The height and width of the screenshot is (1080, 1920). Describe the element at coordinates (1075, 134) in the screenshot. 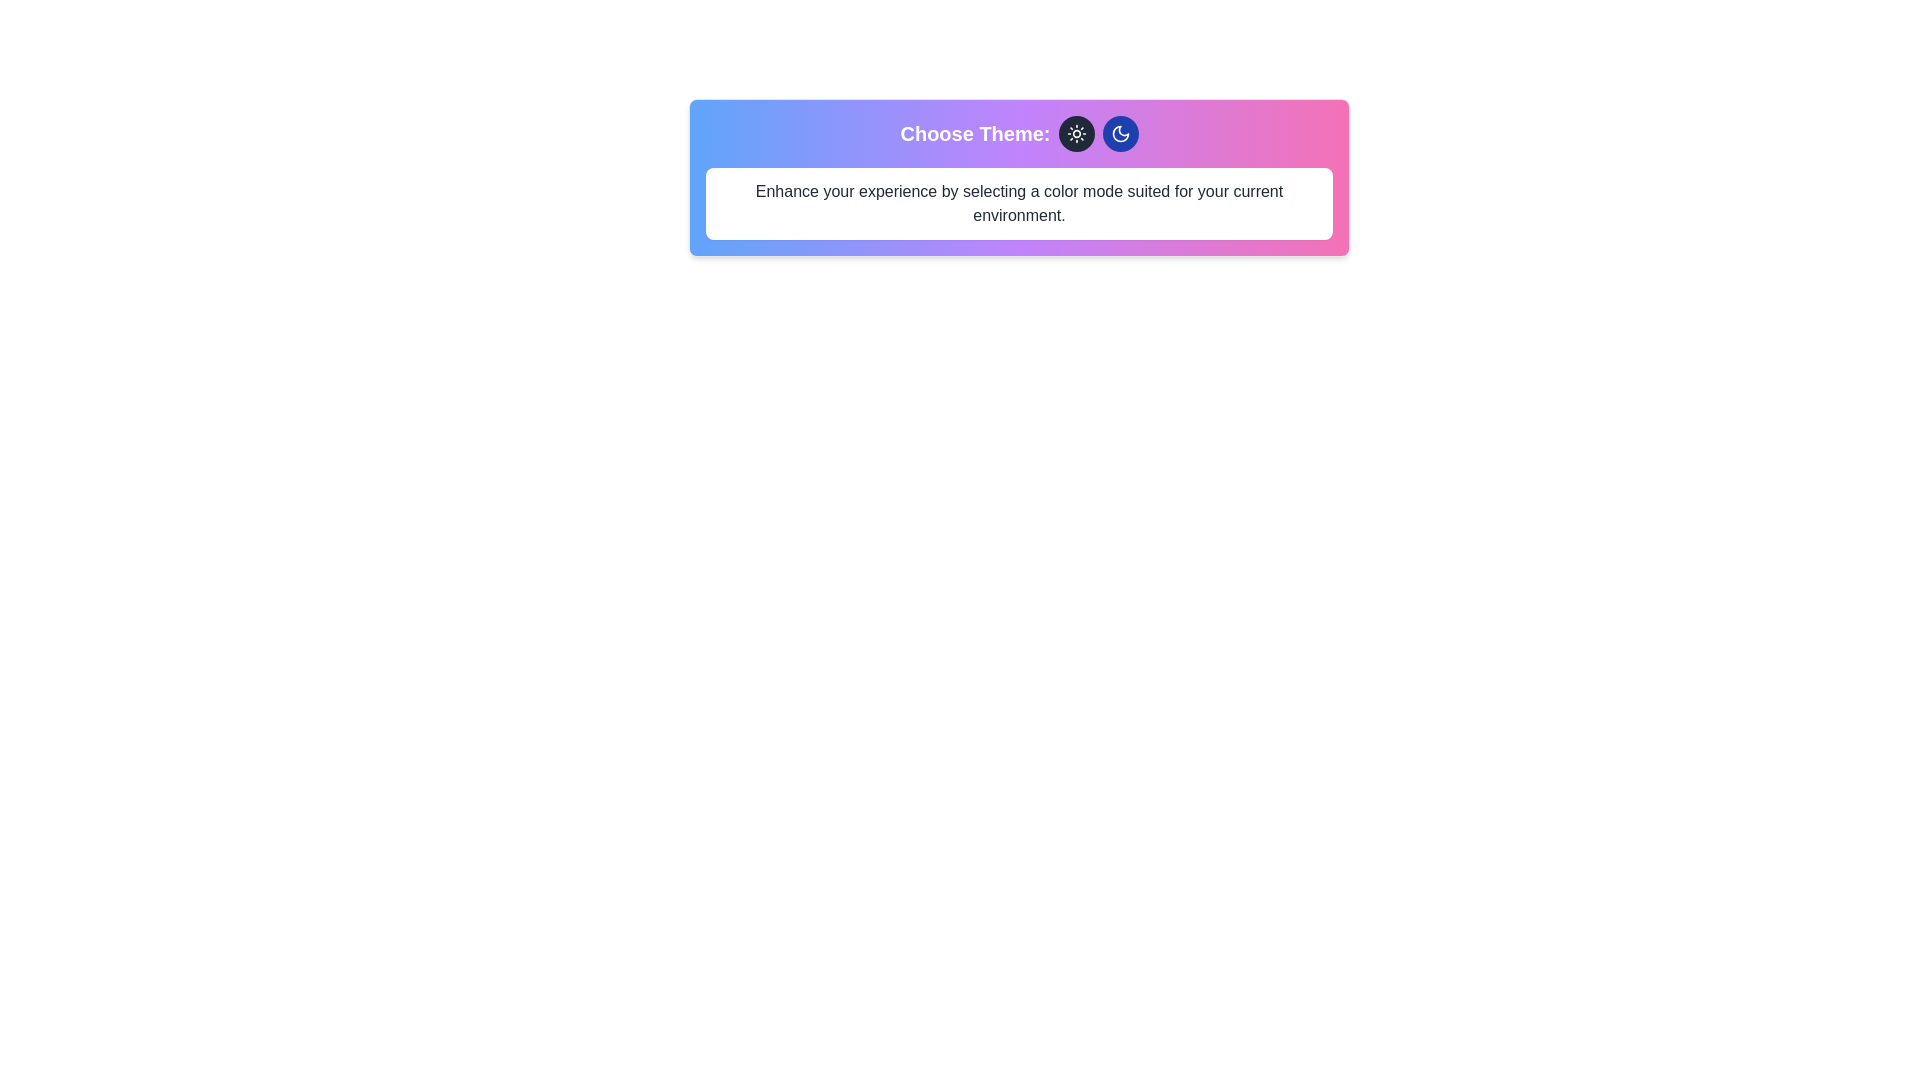

I see `the circular button with a dark background and white sun icon` at that location.